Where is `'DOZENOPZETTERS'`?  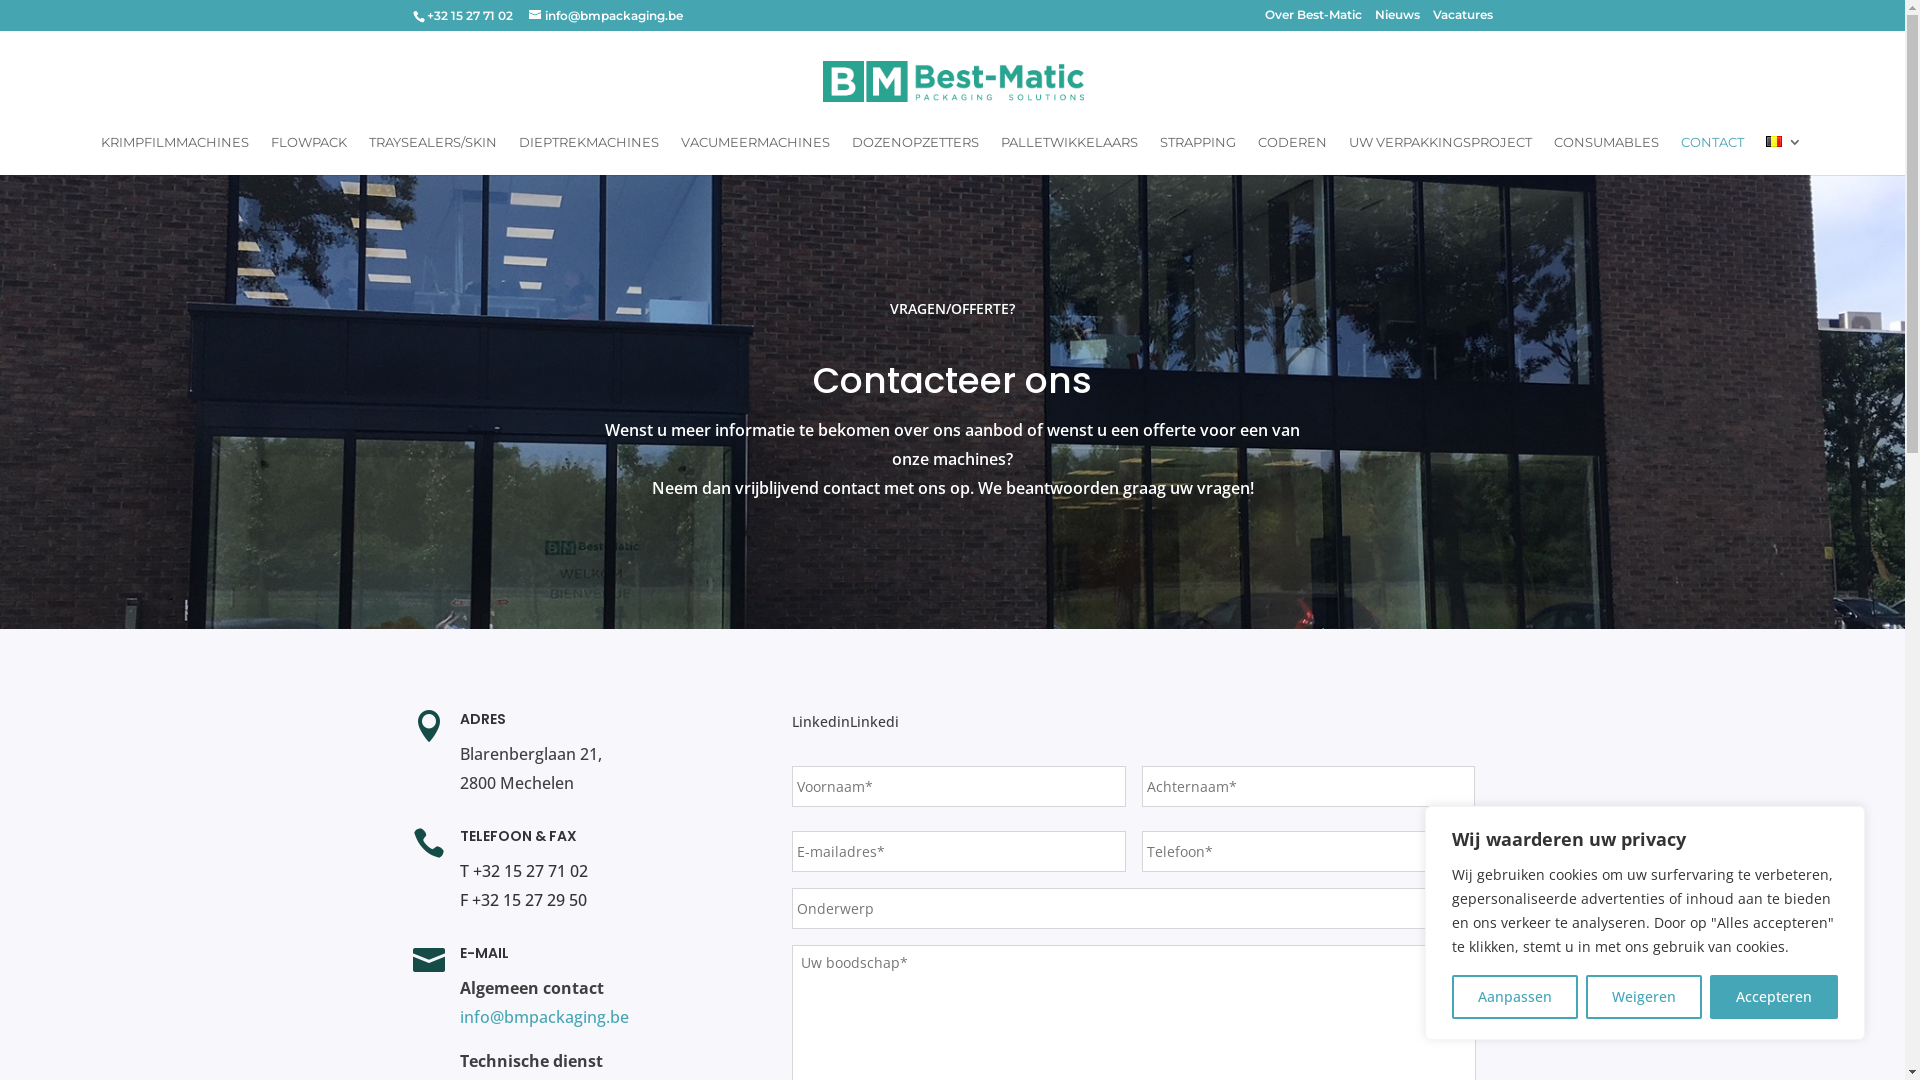
'DOZENOPZETTERS' is located at coordinates (914, 153).